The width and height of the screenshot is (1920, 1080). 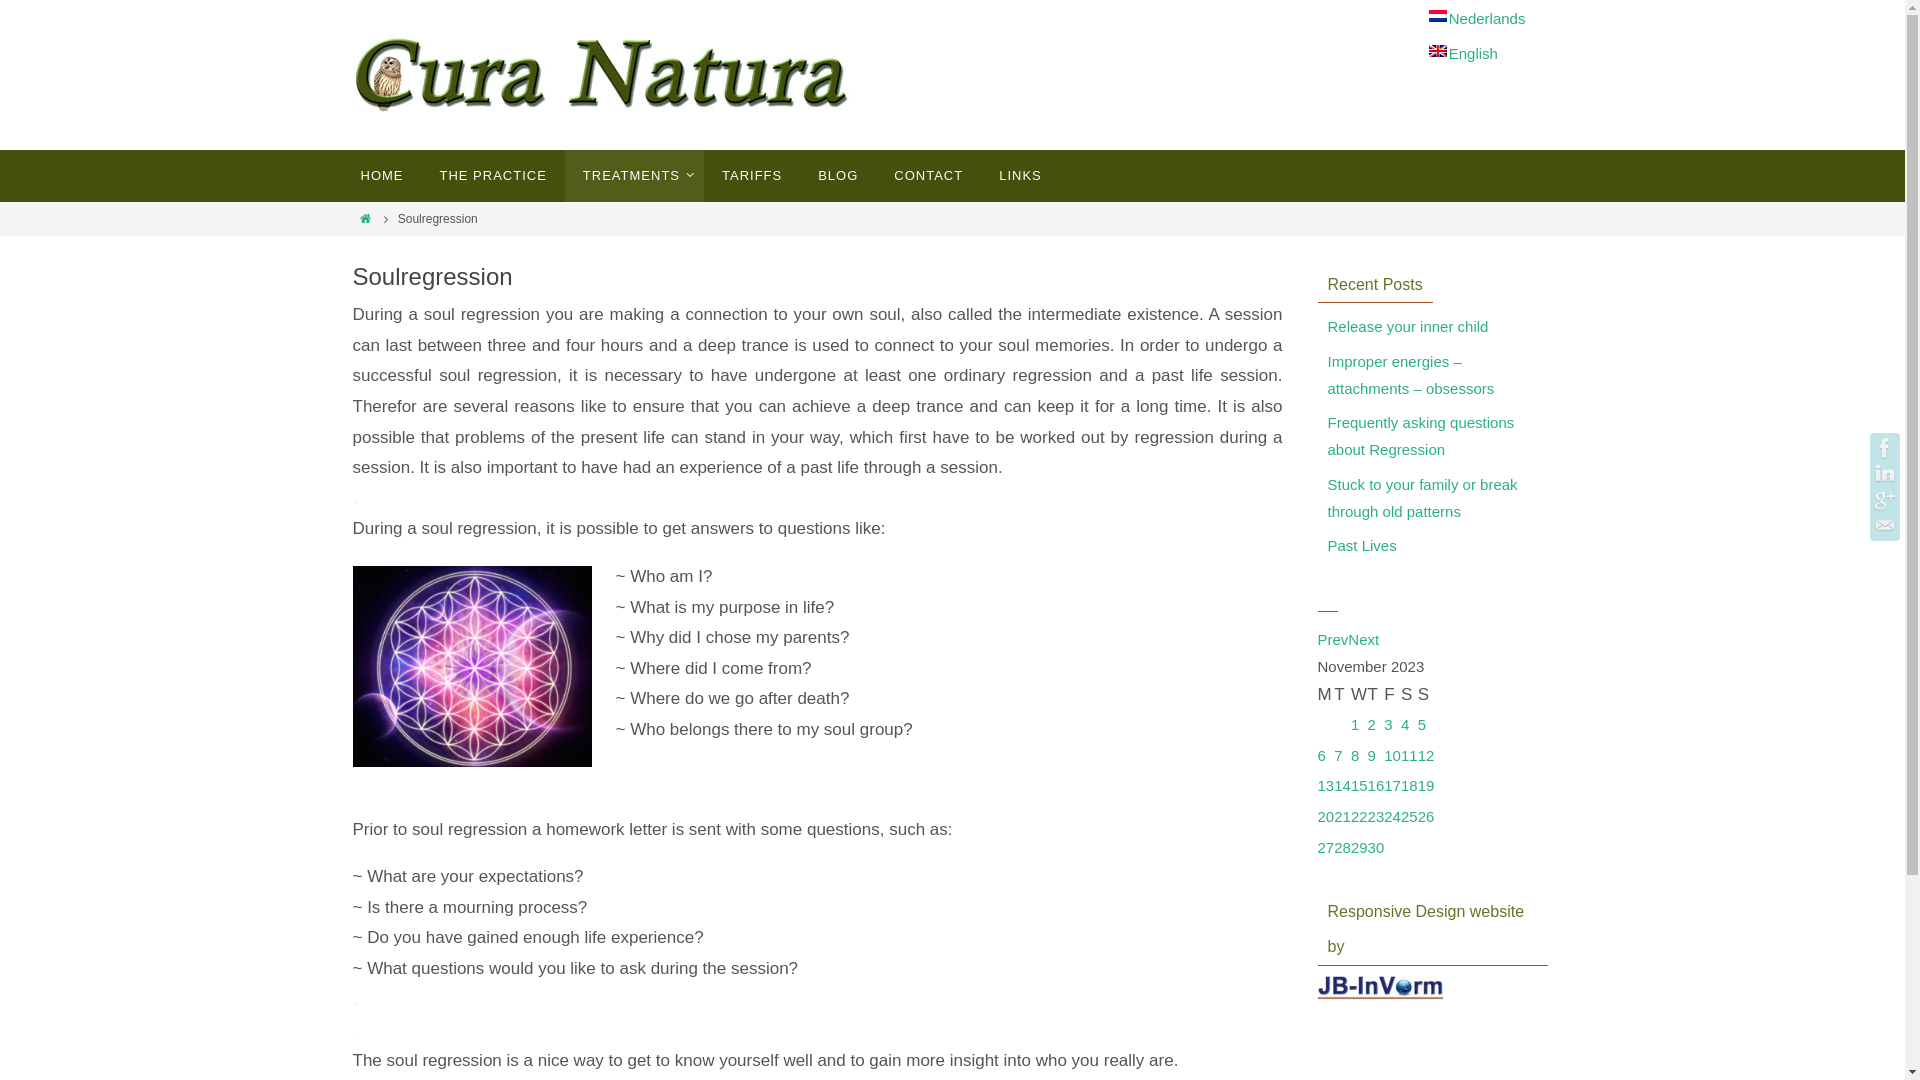 I want to click on 'THE PRACTICE', so click(x=493, y=175).